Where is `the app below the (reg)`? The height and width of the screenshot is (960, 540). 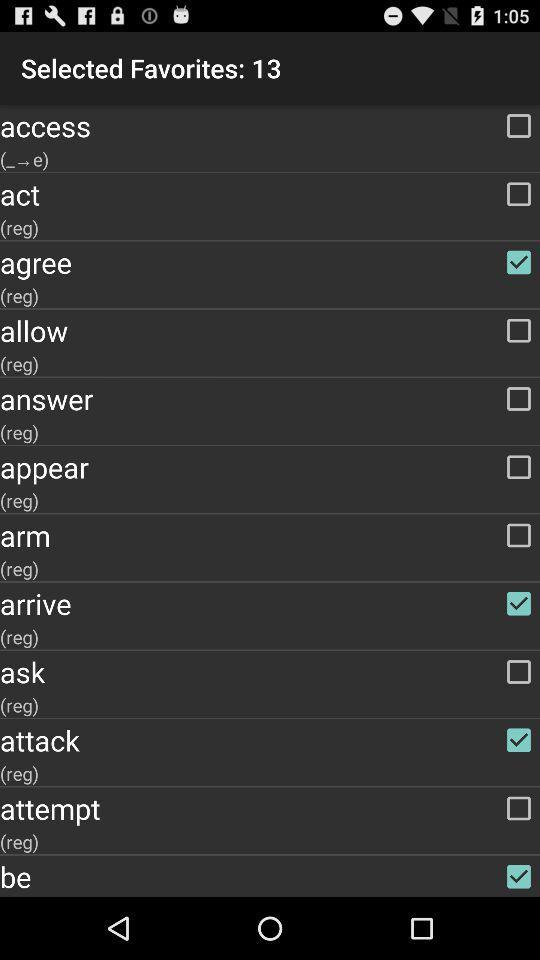
the app below the (reg) is located at coordinates (270, 261).